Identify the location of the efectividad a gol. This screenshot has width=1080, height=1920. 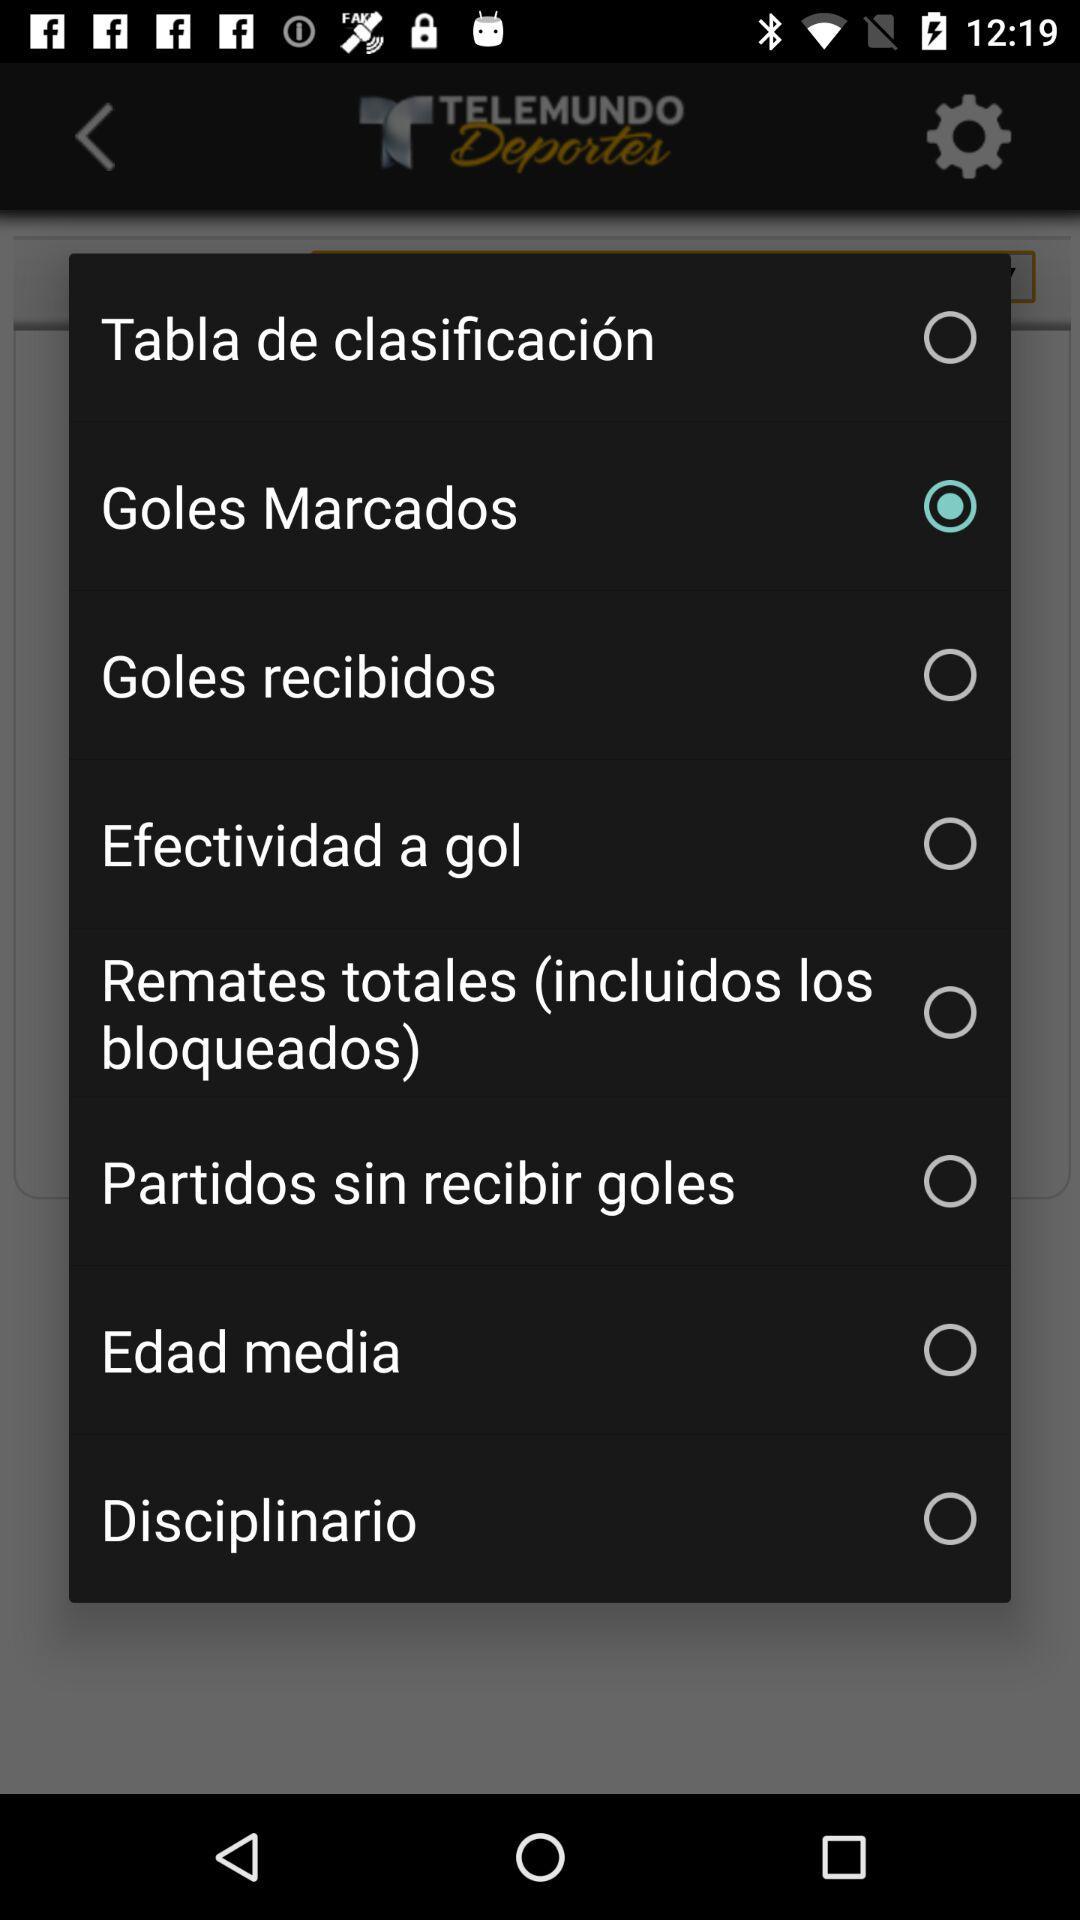
(540, 843).